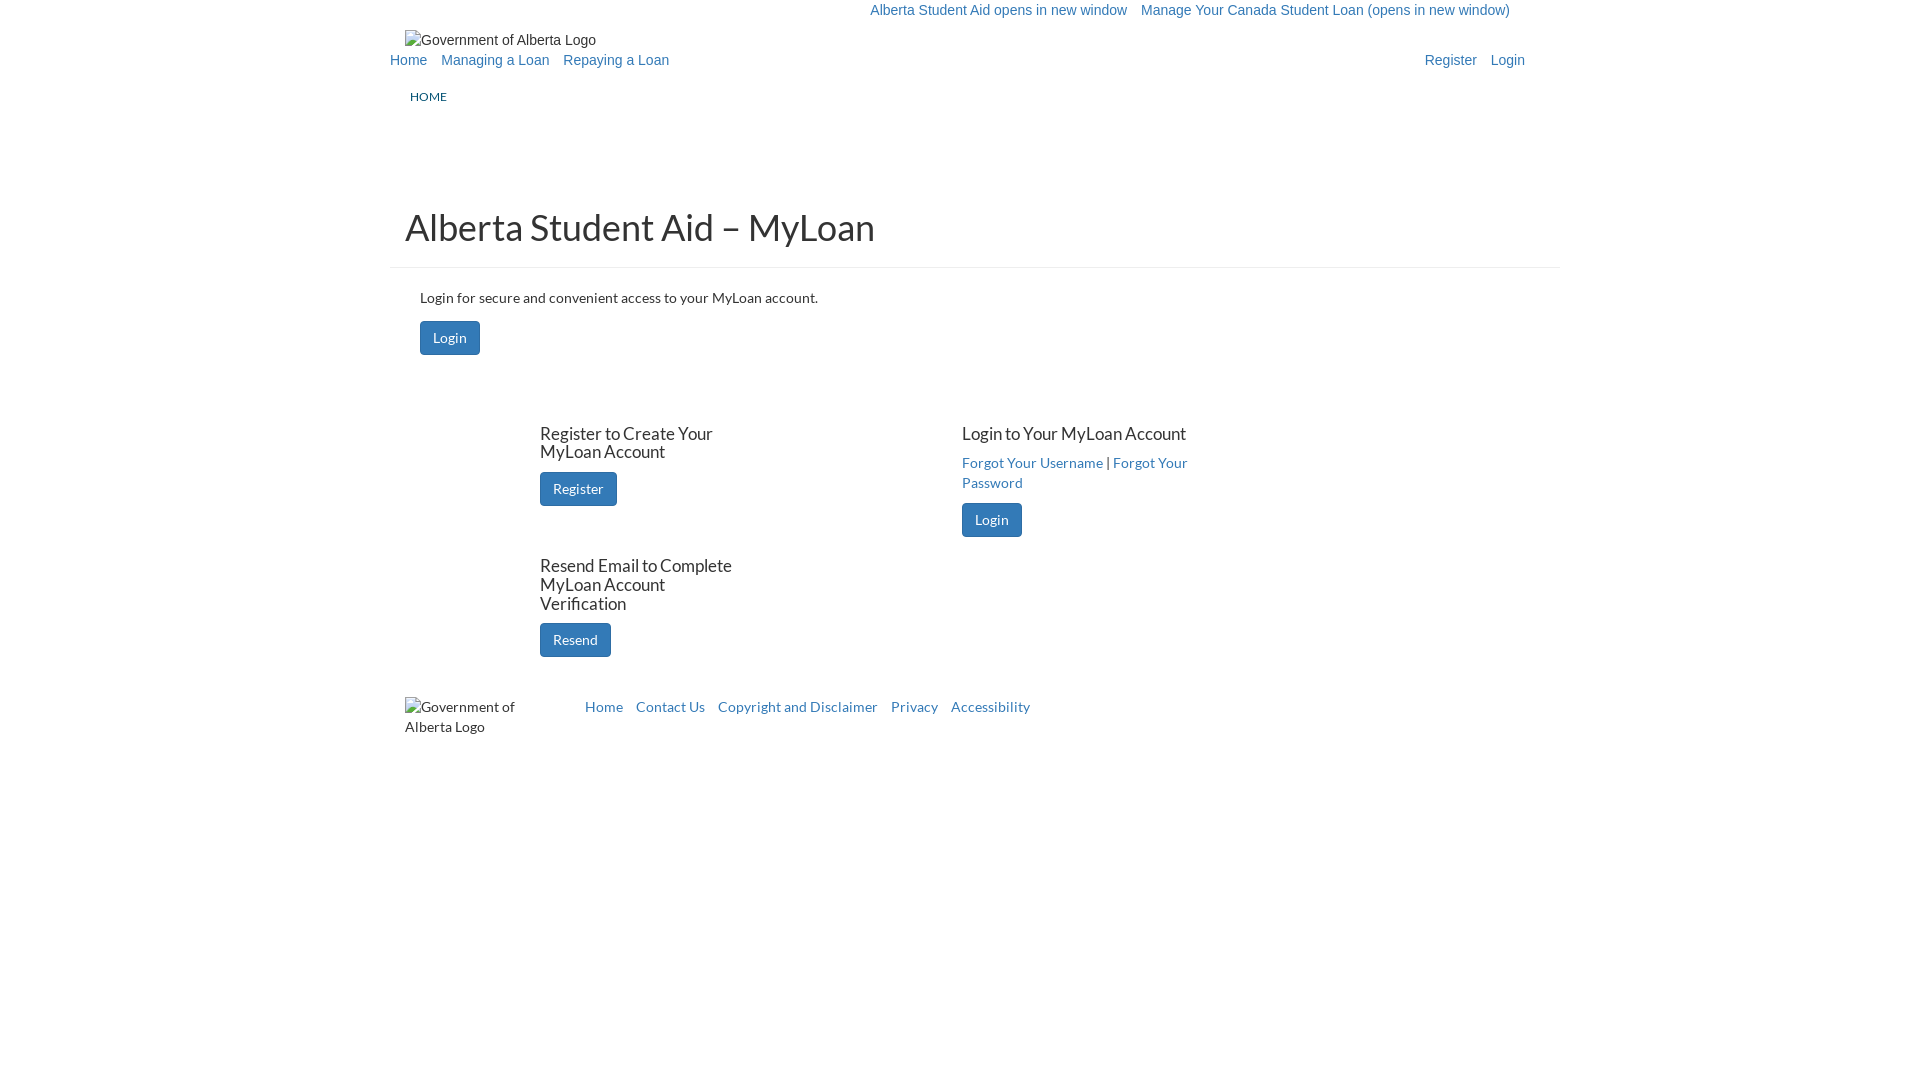  What do you see at coordinates (796, 705) in the screenshot?
I see `'Copyright and Disclaimer'` at bounding box center [796, 705].